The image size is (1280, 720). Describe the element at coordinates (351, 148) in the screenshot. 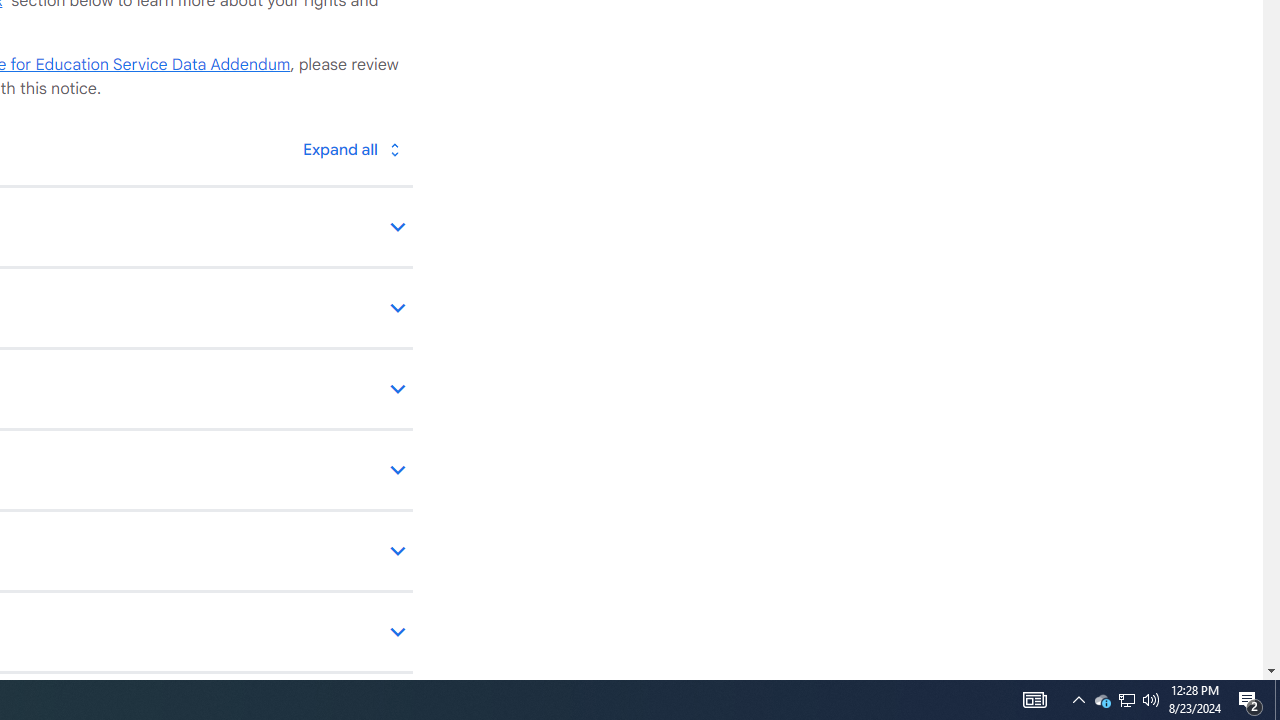

I see `'Toggle all'` at that location.